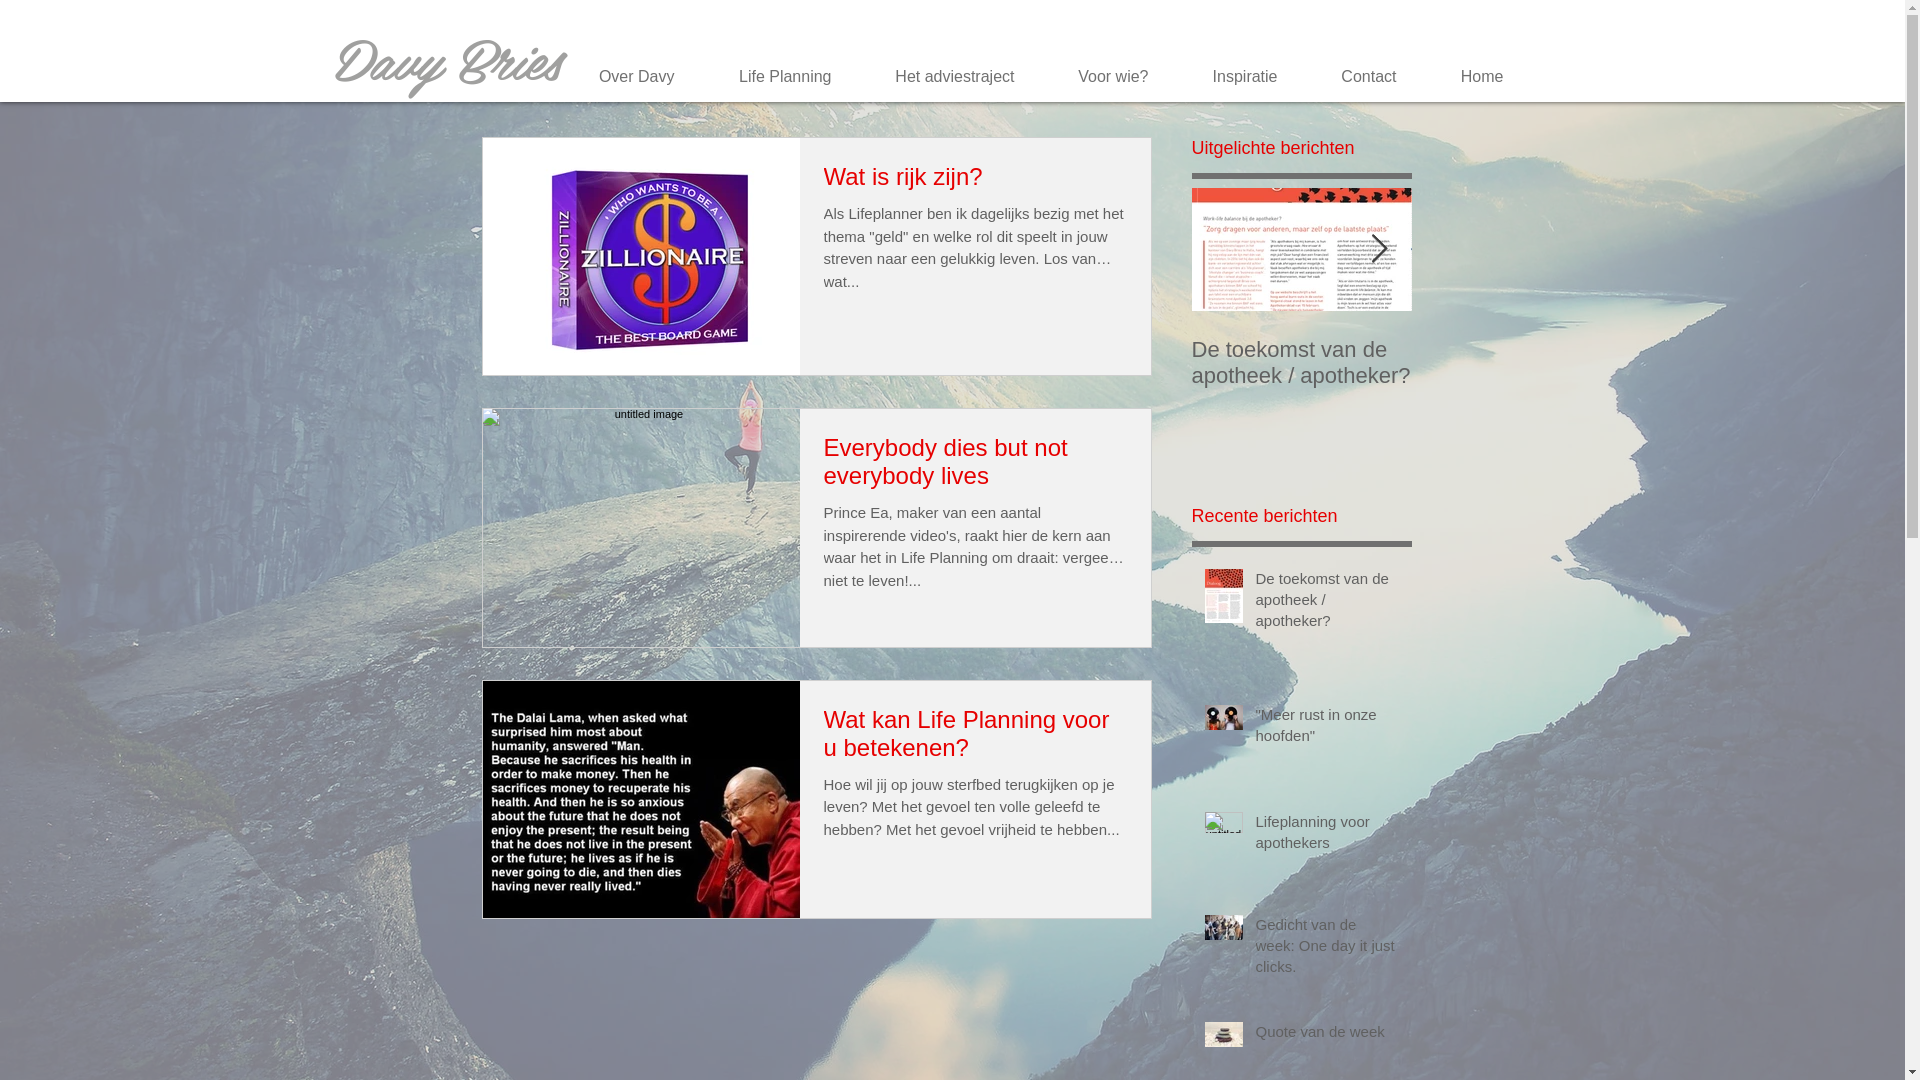 This screenshot has width=1920, height=1080. Describe the element at coordinates (942, 76) in the screenshot. I see `'Het adviestraject'` at that location.